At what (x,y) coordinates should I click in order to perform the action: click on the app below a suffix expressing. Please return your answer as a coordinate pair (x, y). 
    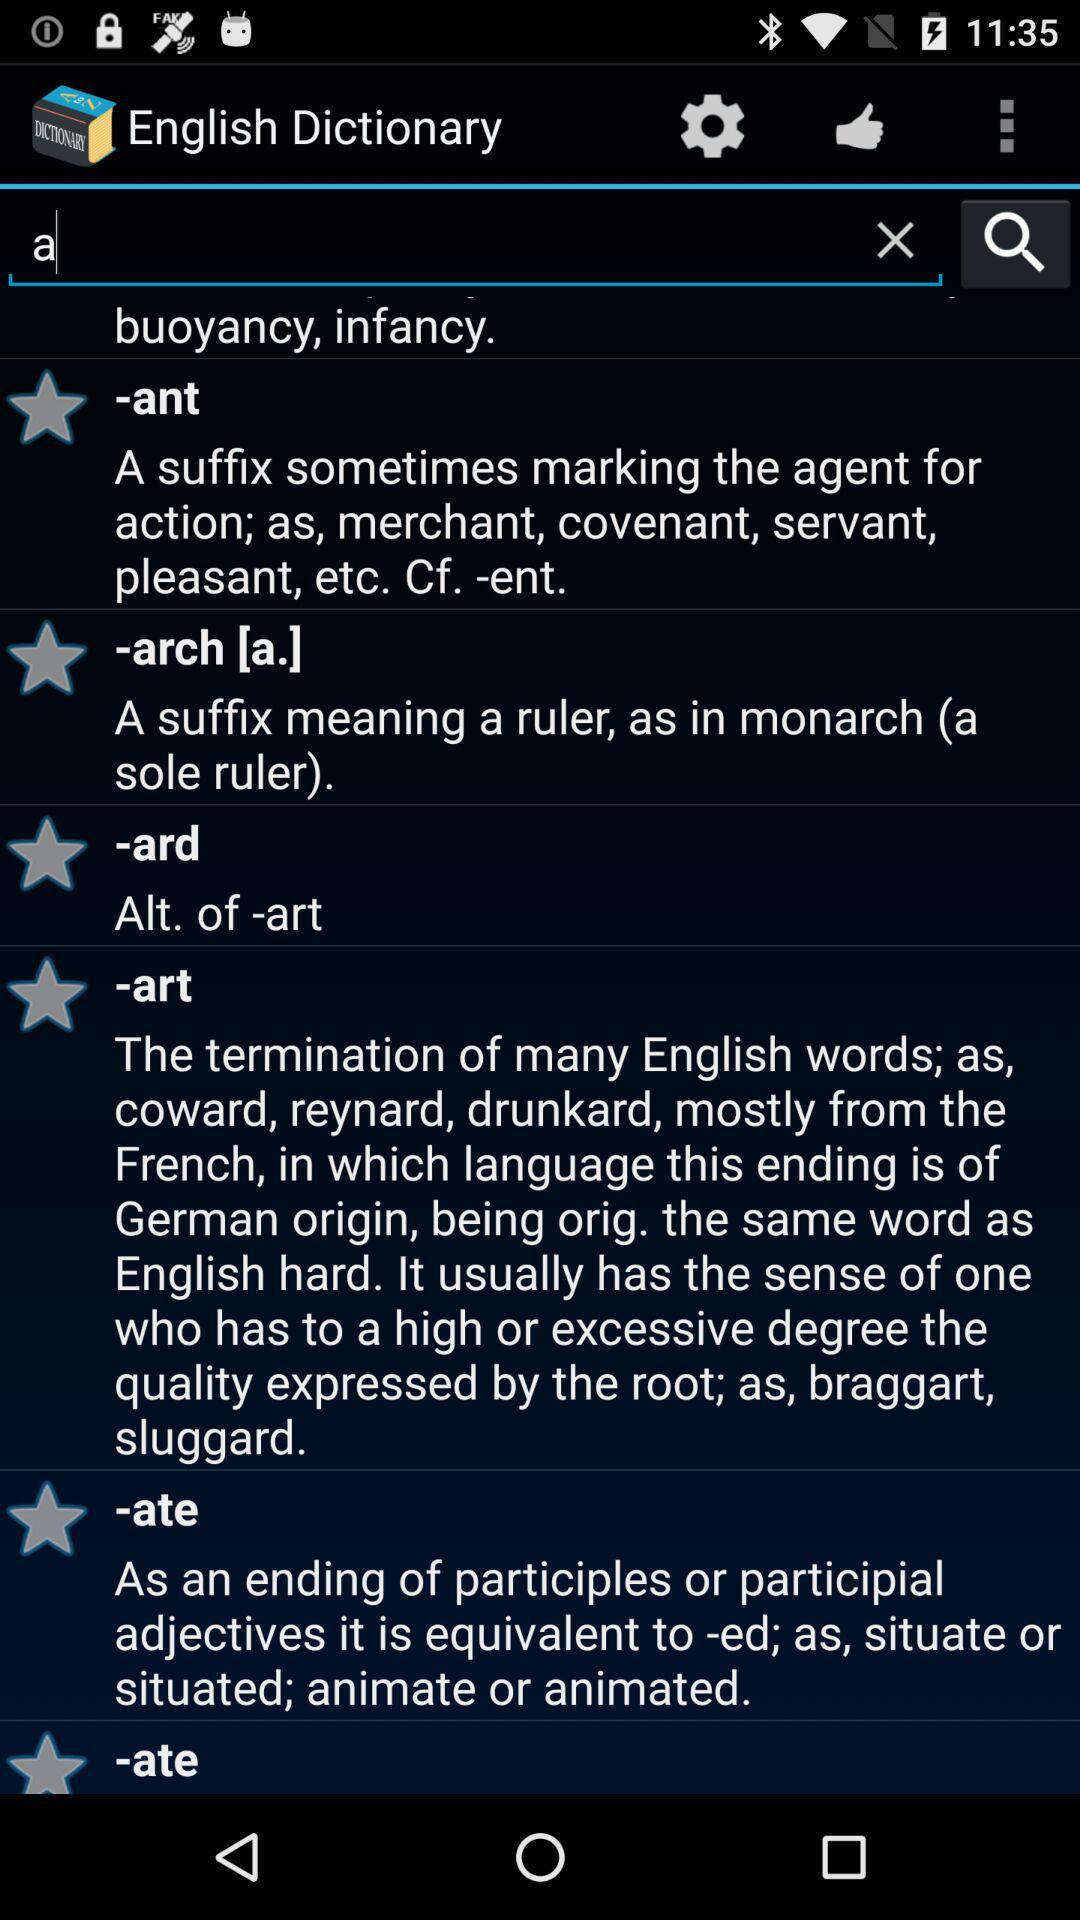
    Looking at the image, I should click on (53, 405).